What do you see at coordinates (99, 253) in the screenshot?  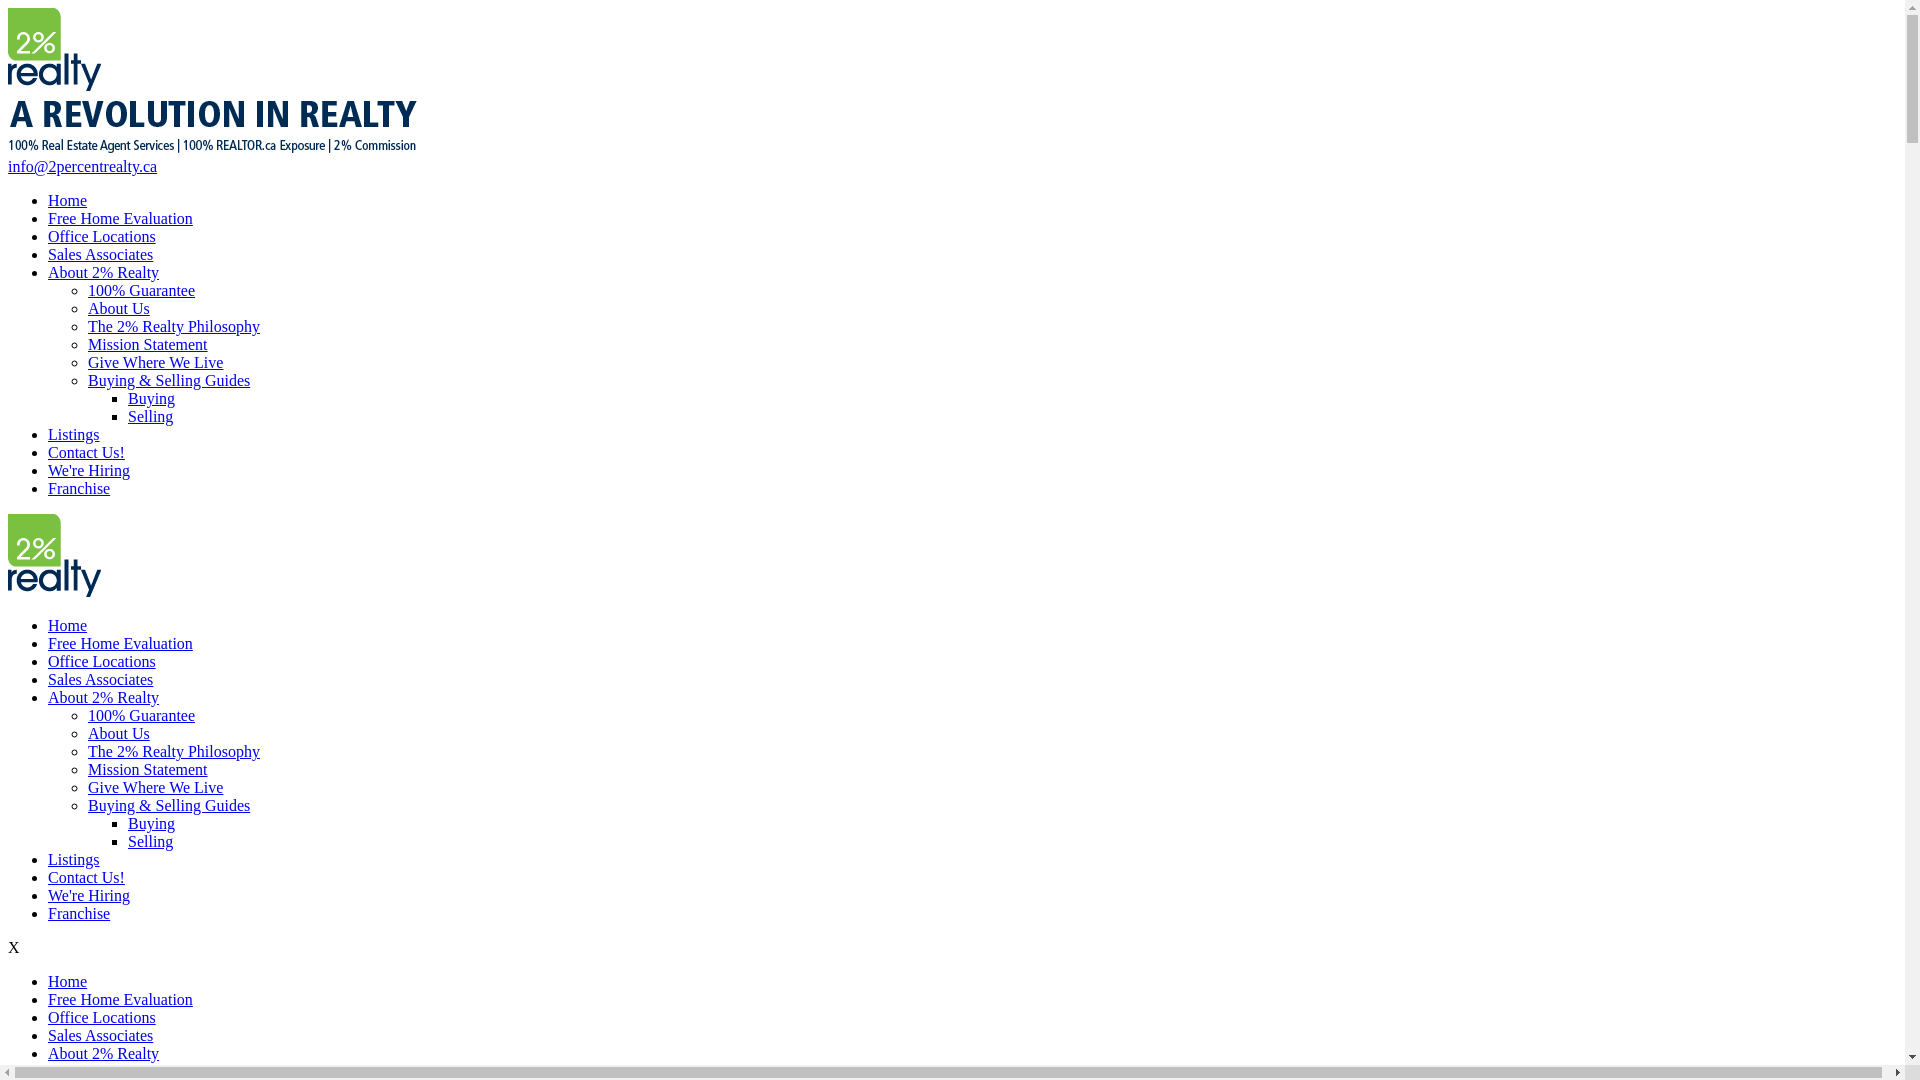 I see `'Sales Associates'` at bounding box center [99, 253].